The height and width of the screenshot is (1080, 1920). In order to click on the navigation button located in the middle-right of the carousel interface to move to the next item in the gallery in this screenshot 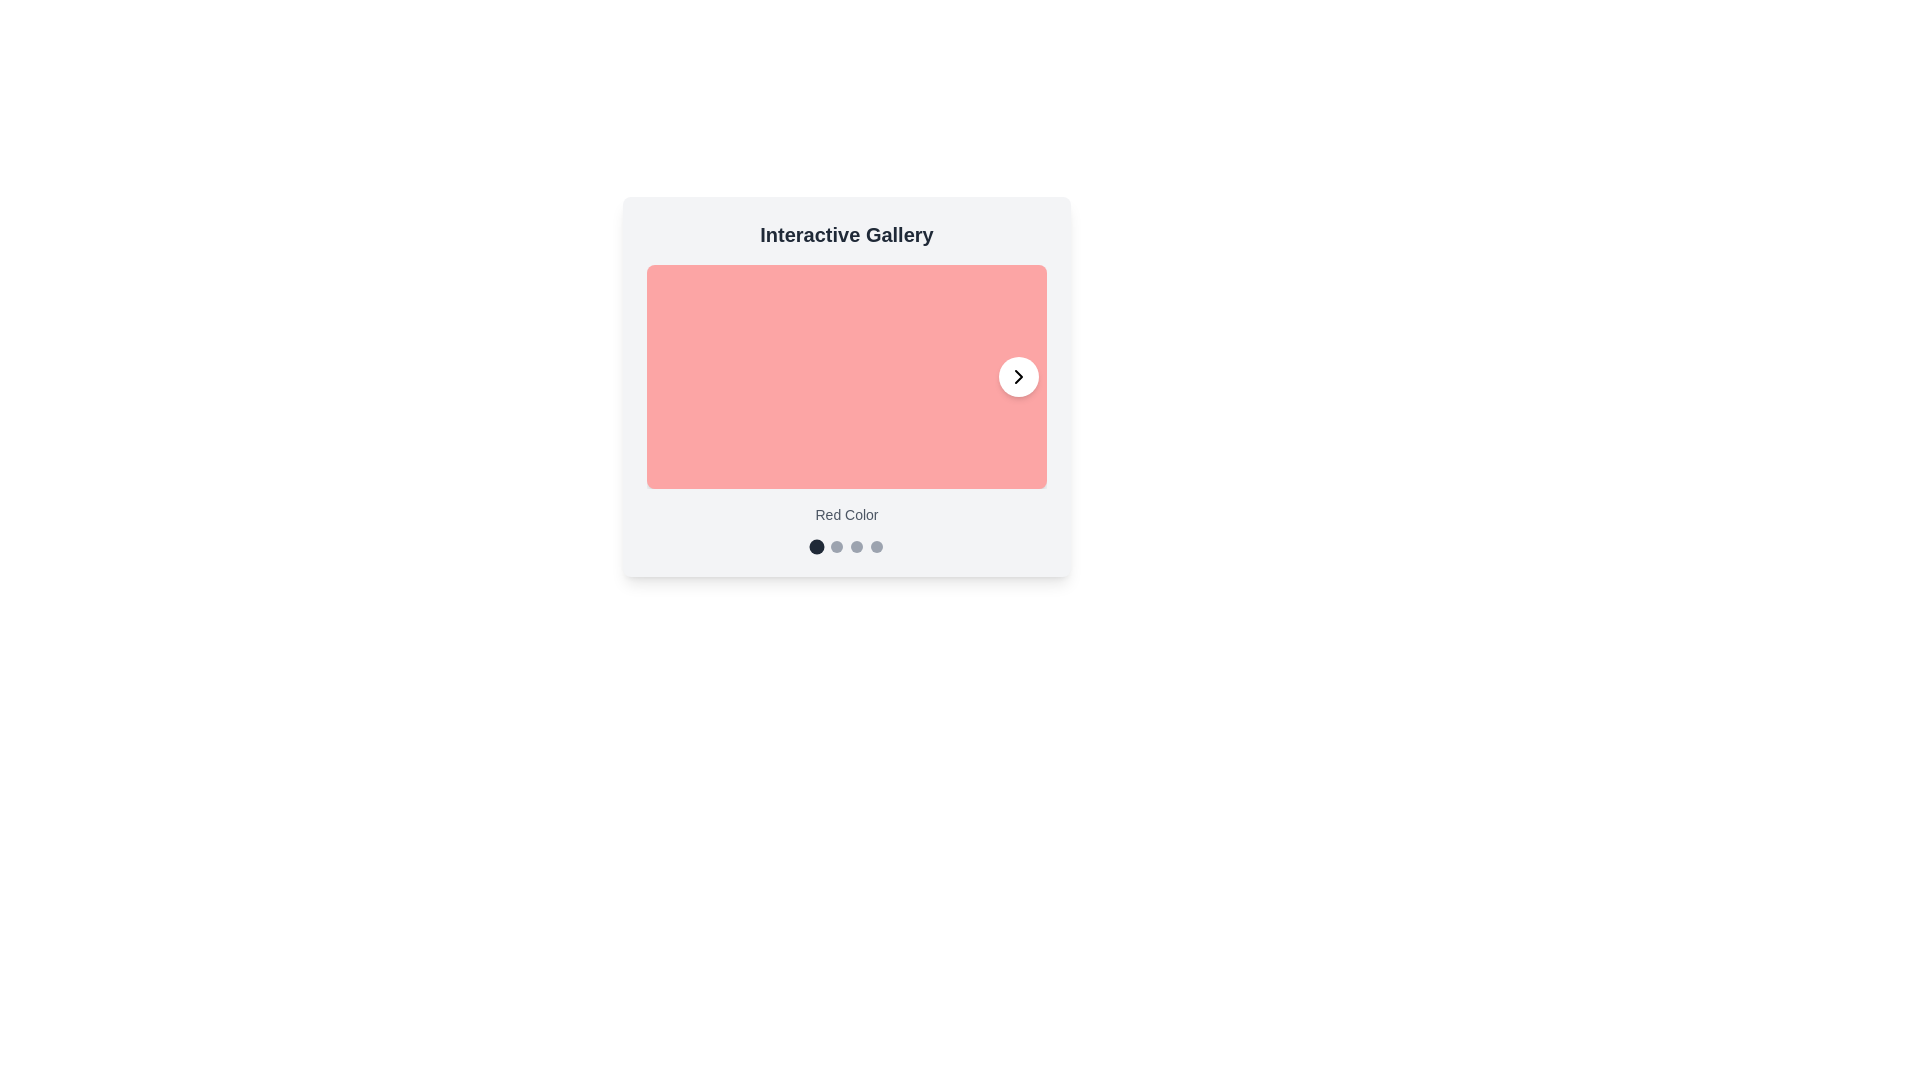, I will do `click(1018, 377)`.